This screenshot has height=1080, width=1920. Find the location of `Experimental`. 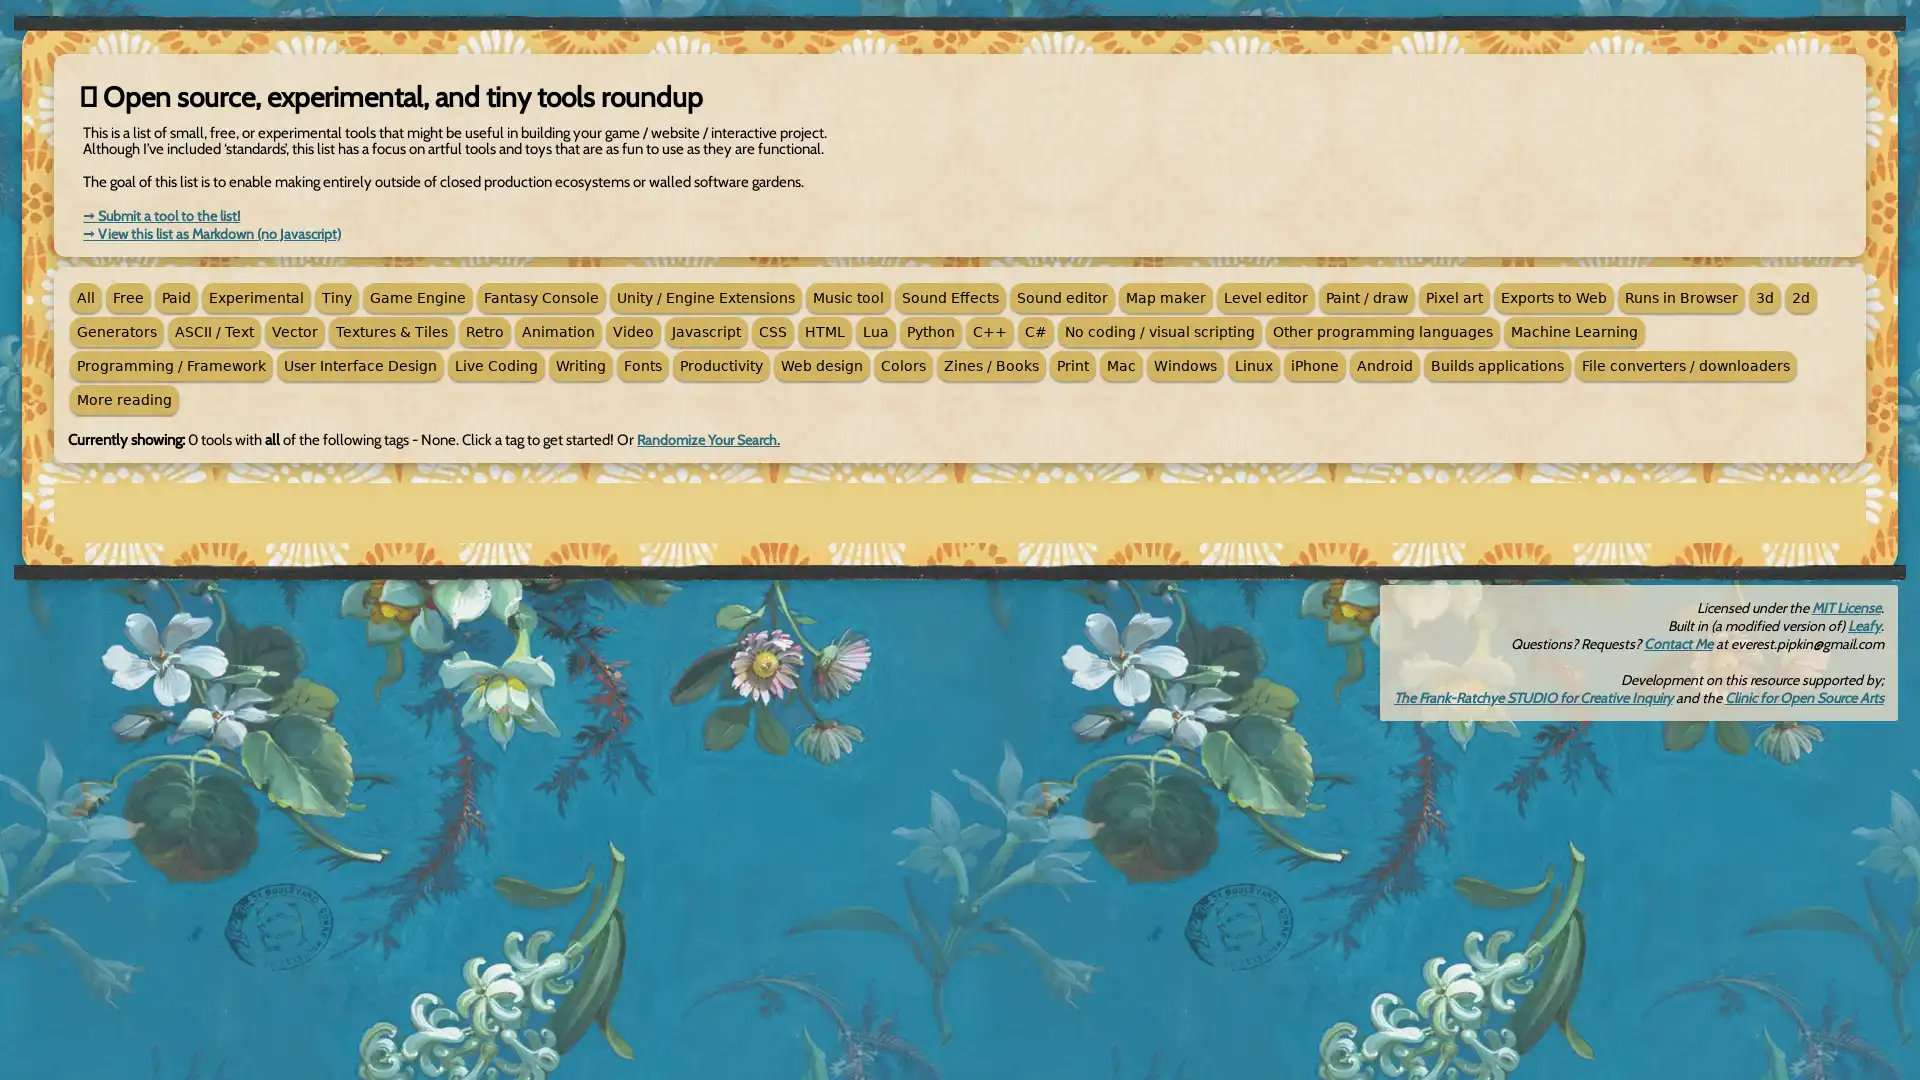

Experimental is located at coordinates (255, 297).